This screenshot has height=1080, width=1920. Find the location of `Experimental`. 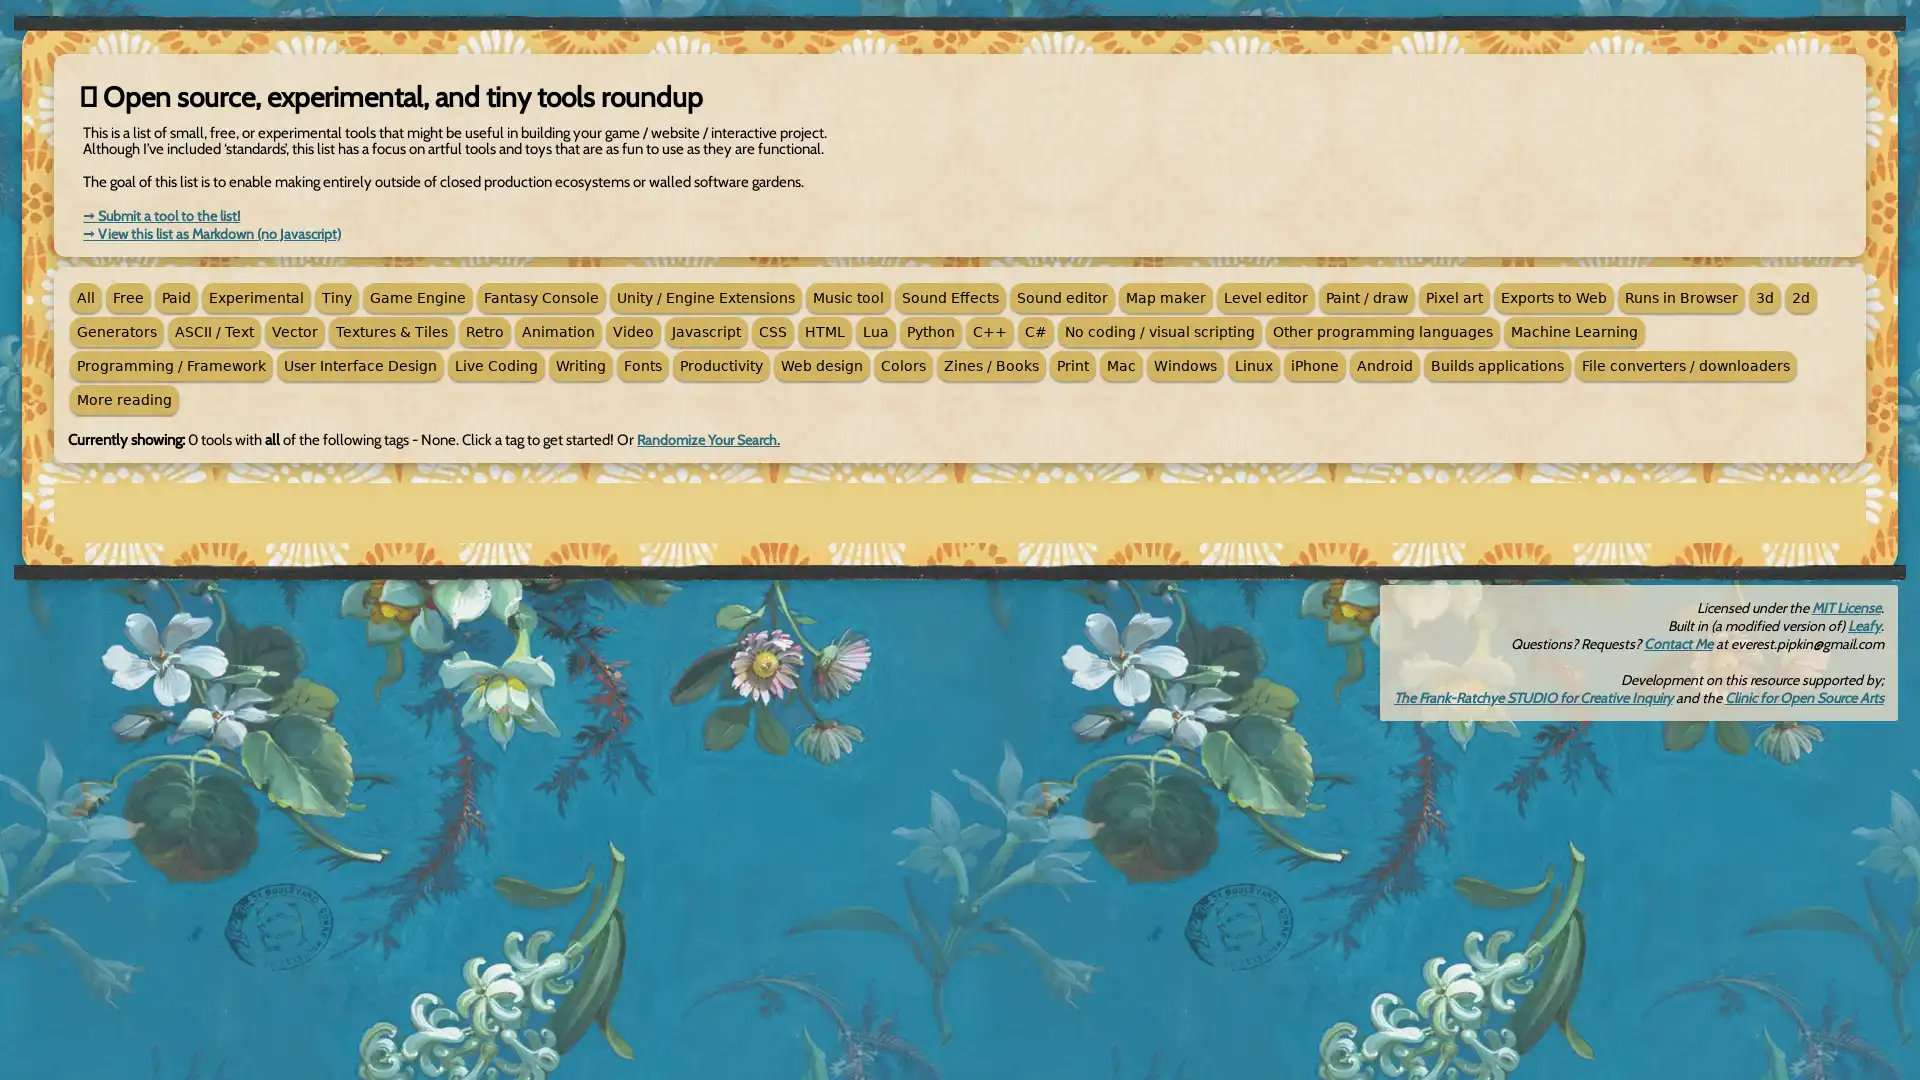

Experimental is located at coordinates (255, 297).